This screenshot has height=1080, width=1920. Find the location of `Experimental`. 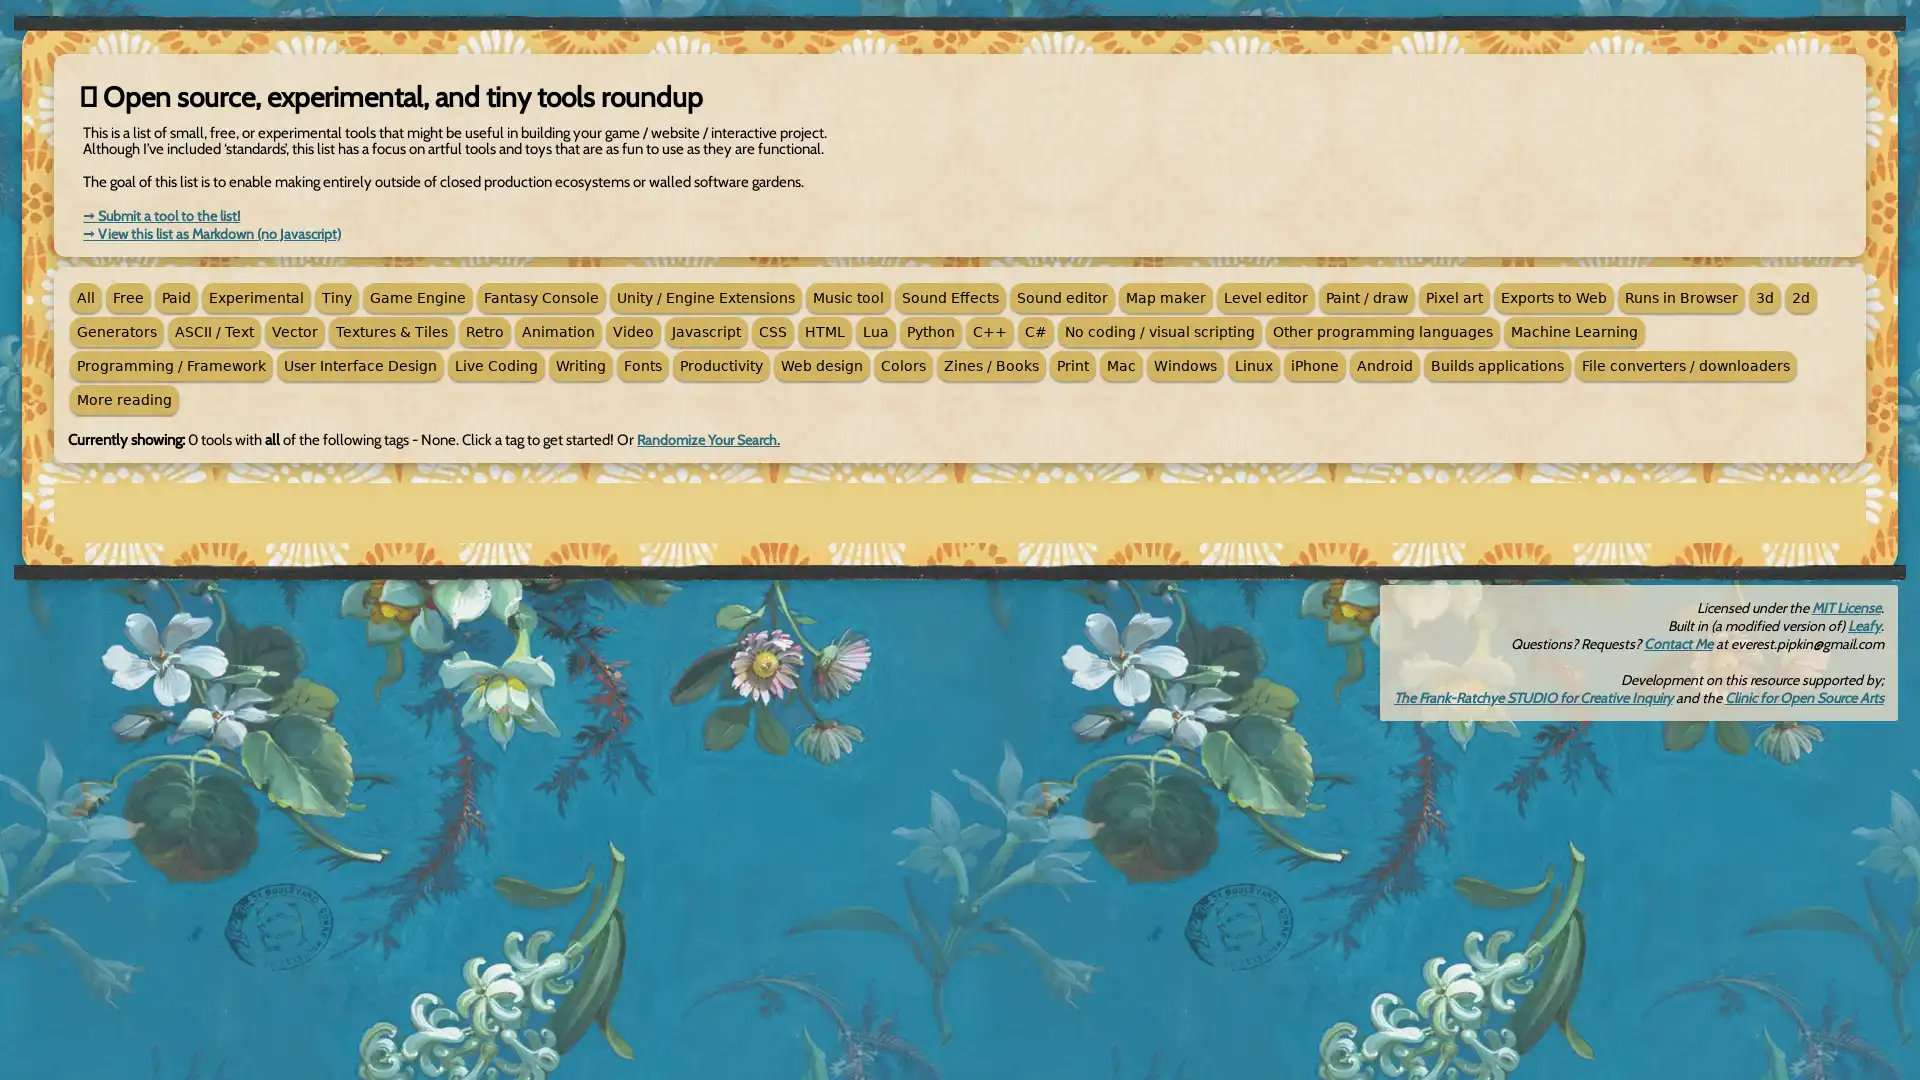

Experimental is located at coordinates (255, 297).